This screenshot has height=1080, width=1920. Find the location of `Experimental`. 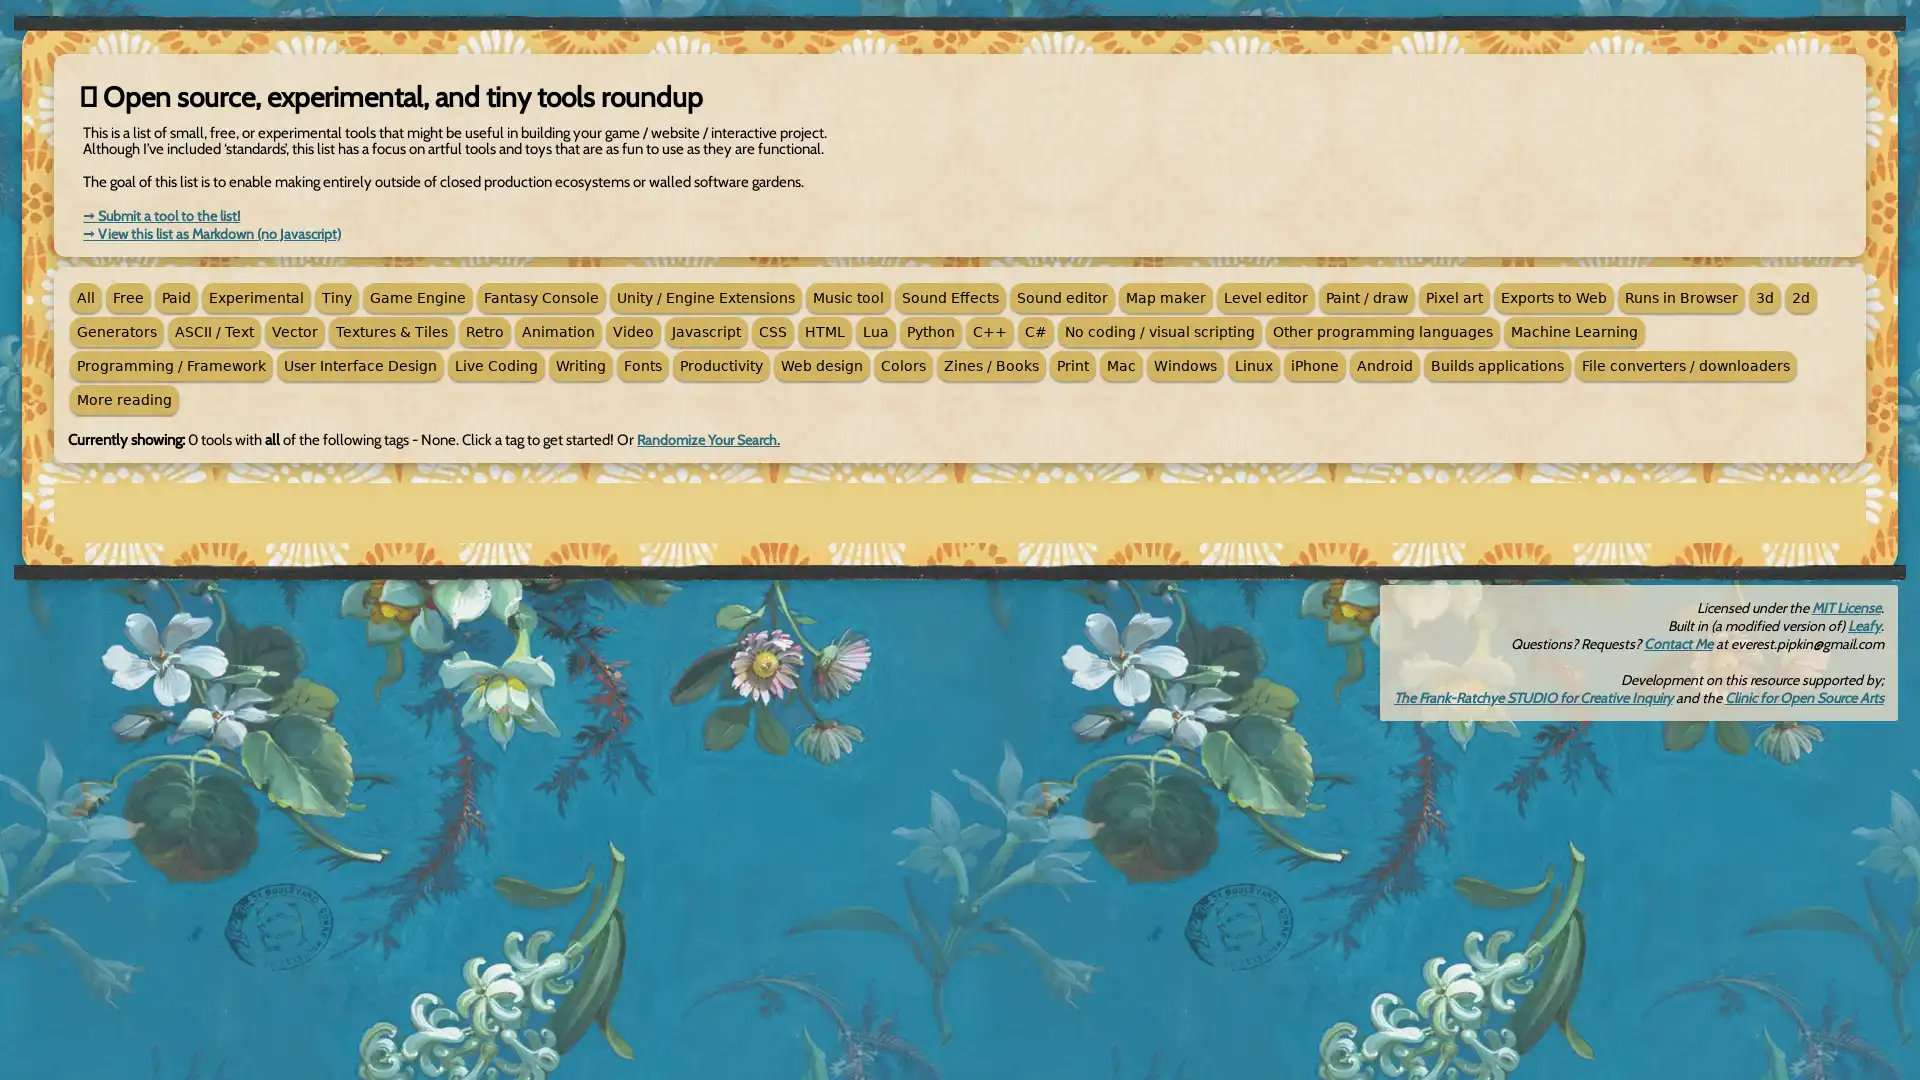

Experimental is located at coordinates (255, 297).